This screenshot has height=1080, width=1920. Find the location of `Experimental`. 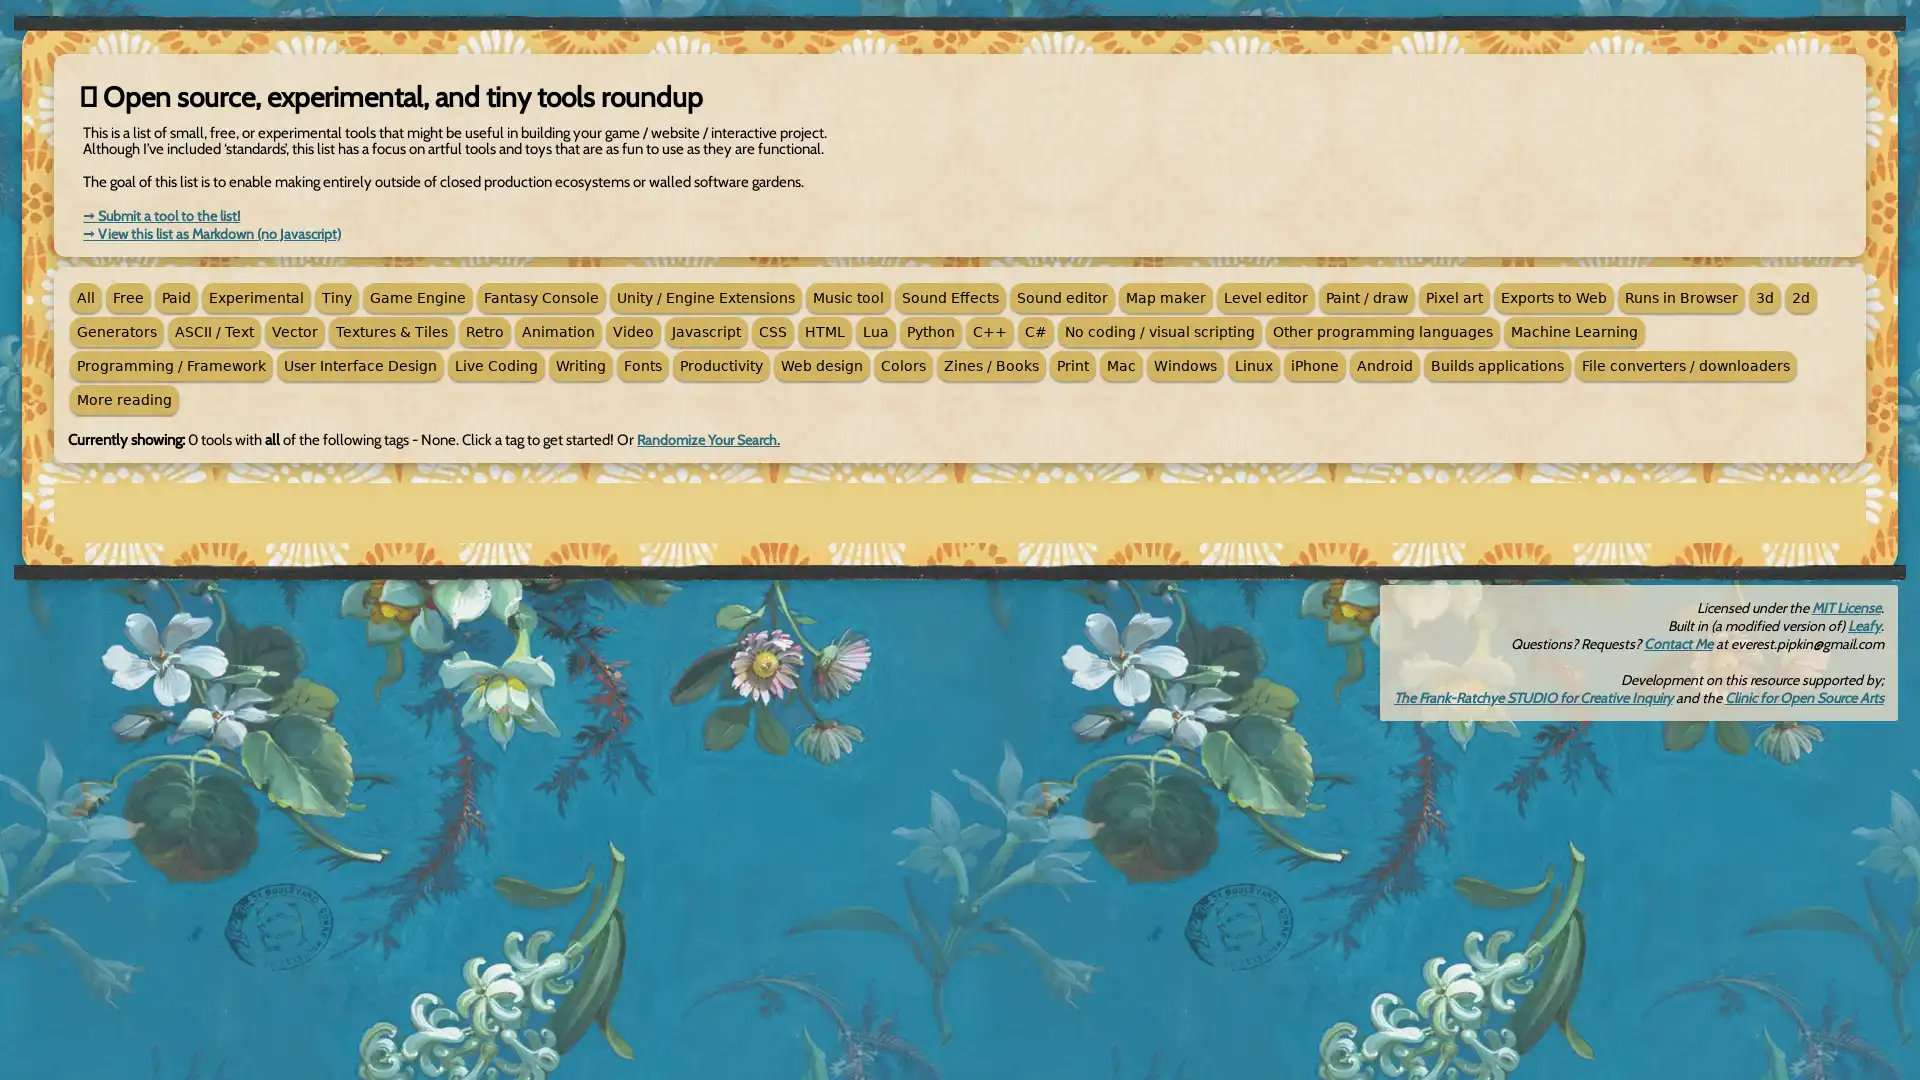

Experimental is located at coordinates (255, 297).